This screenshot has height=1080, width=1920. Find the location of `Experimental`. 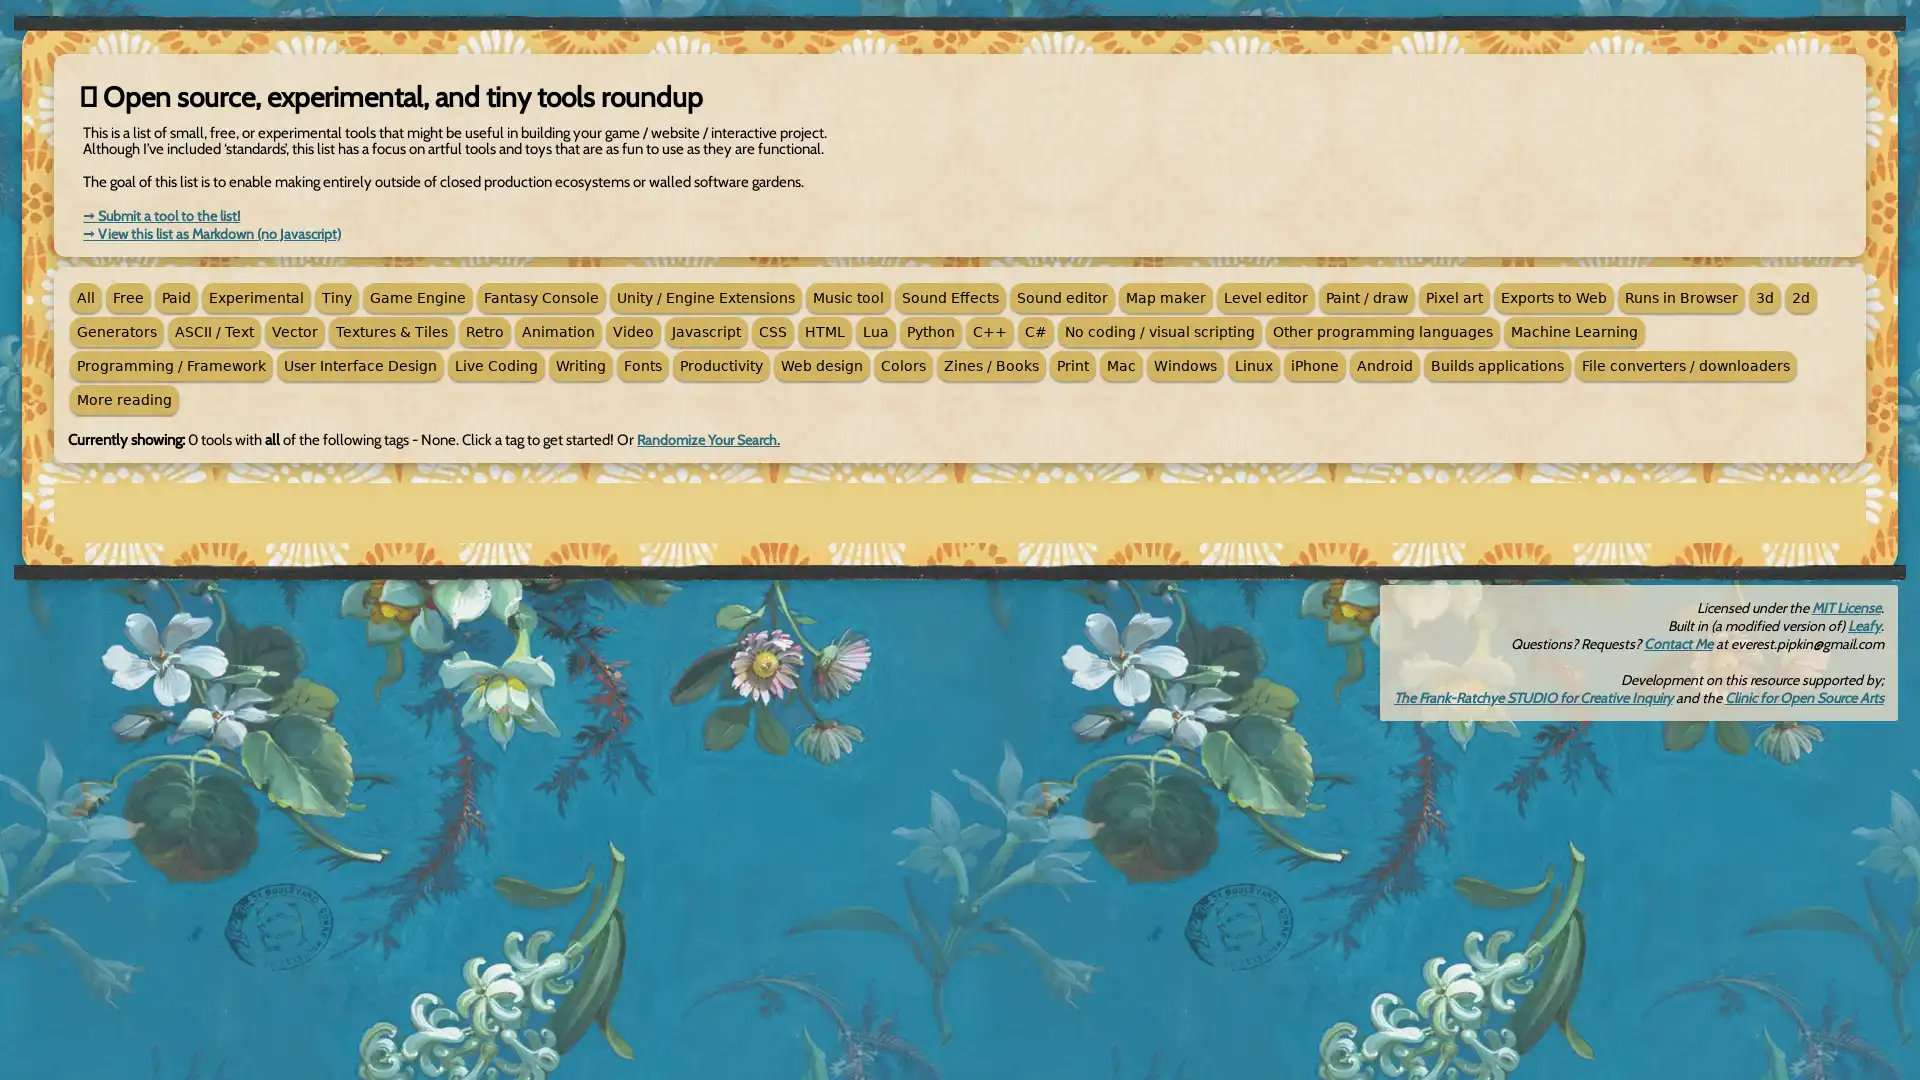

Experimental is located at coordinates (255, 297).